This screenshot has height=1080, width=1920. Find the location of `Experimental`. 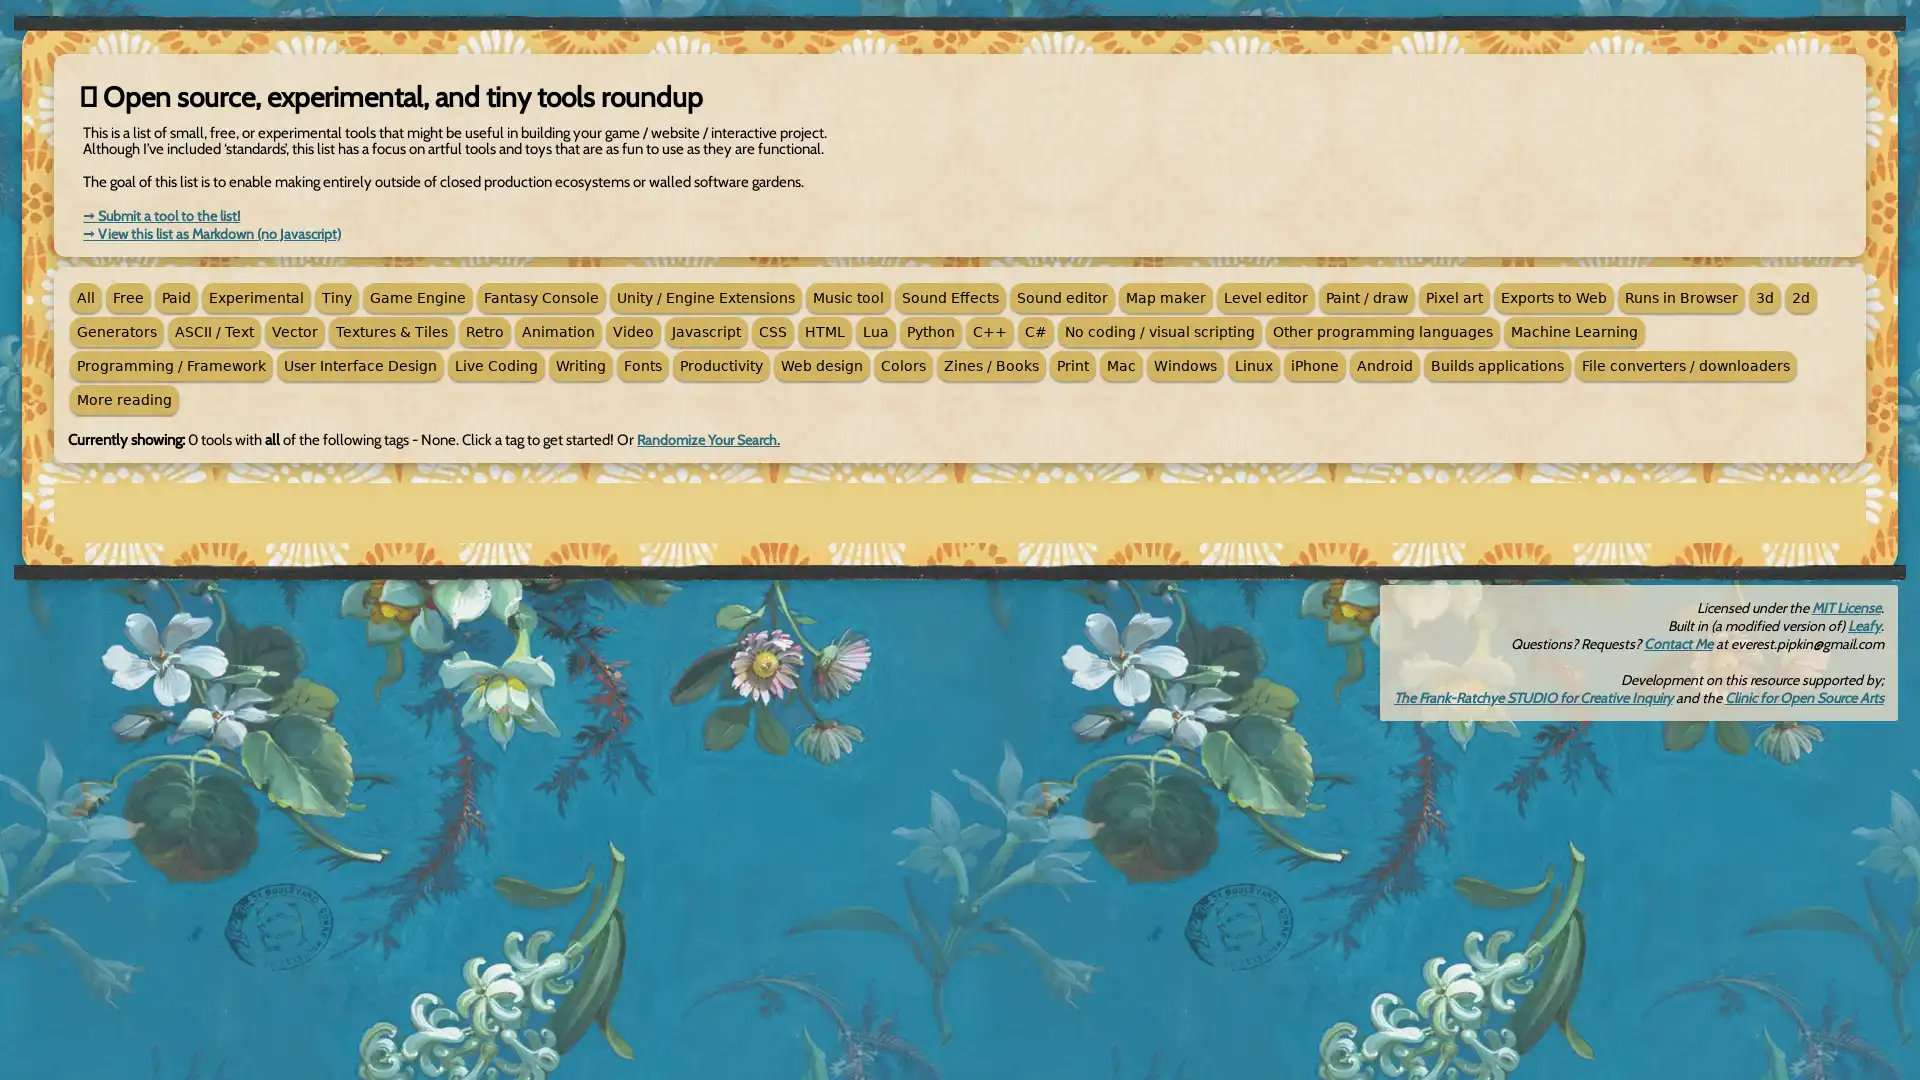

Experimental is located at coordinates (255, 297).